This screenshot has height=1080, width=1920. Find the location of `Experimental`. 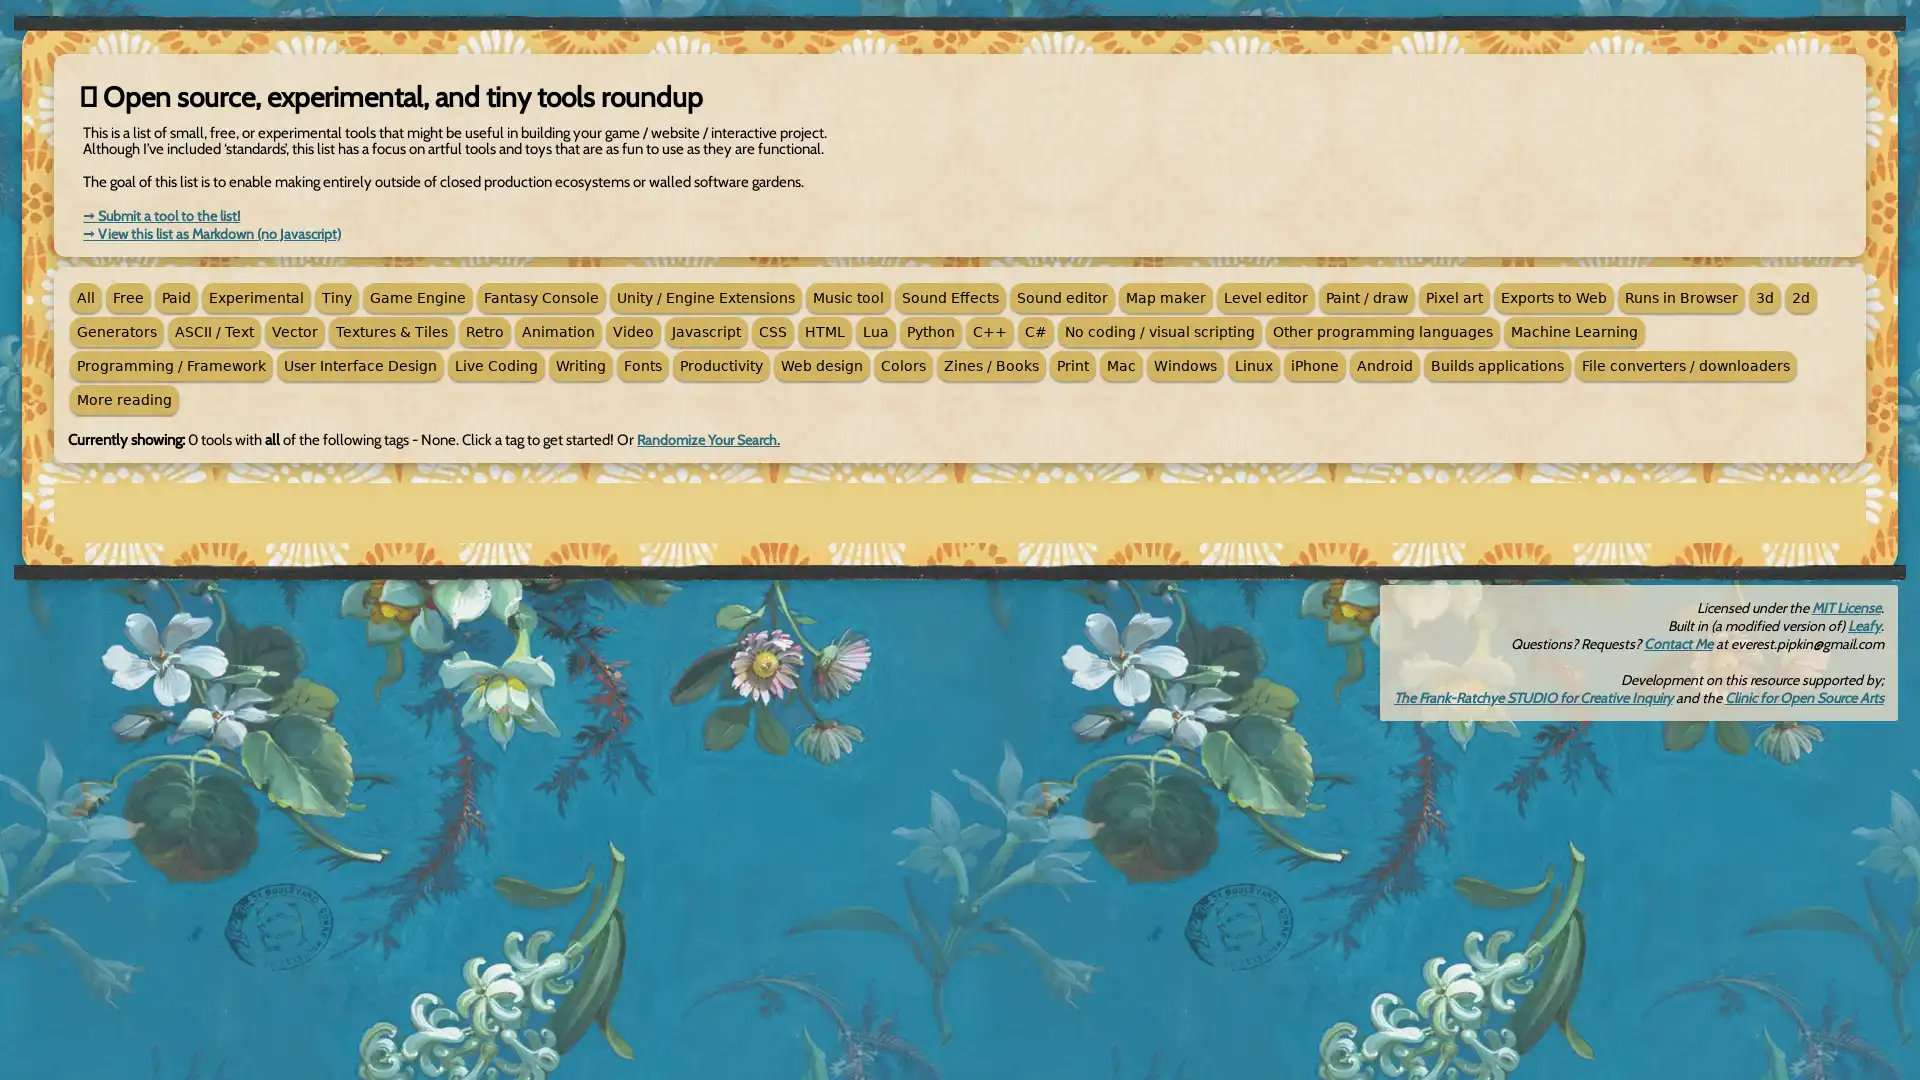

Experimental is located at coordinates (255, 297).